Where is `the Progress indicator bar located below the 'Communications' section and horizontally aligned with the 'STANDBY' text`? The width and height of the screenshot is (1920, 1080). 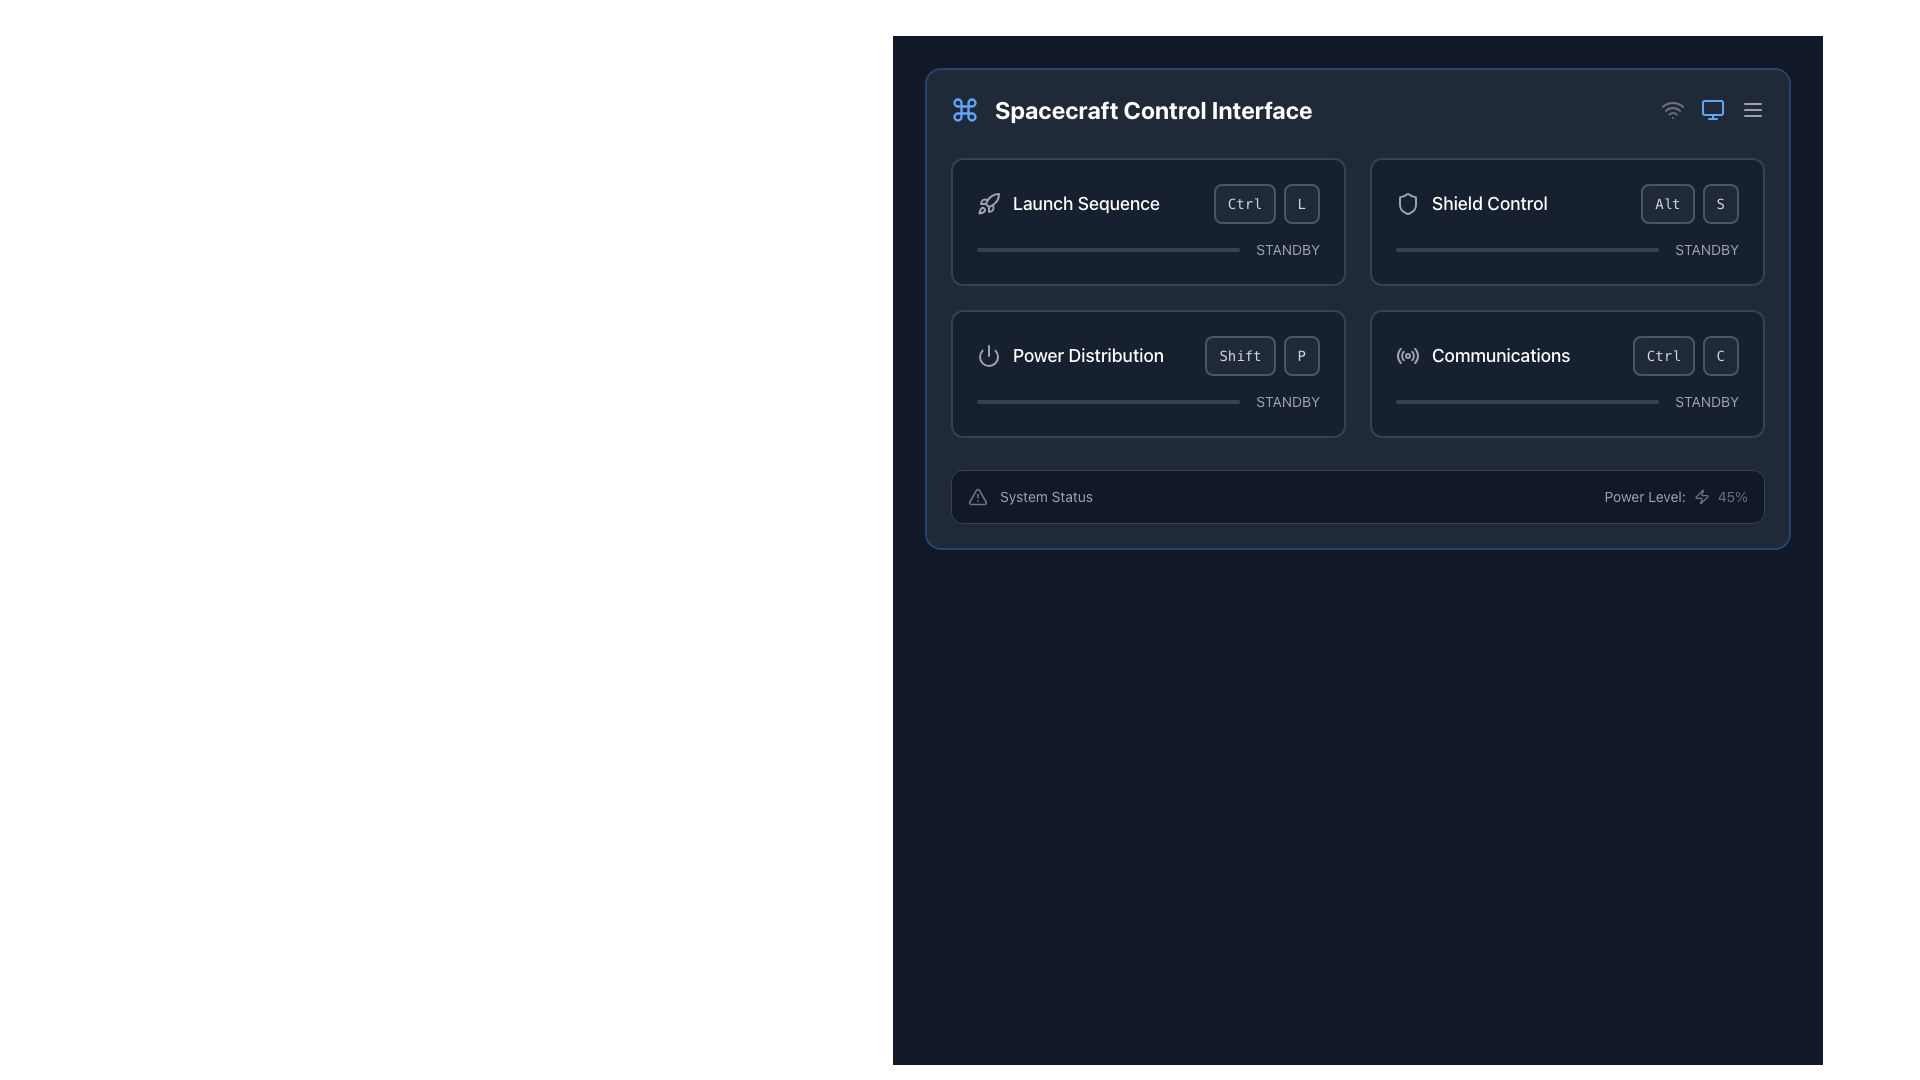 the Progress indicator bar located below the 'Communications' section and horizontally aligned with the 'STANDBY' text is located at coordinates (1526, 401).